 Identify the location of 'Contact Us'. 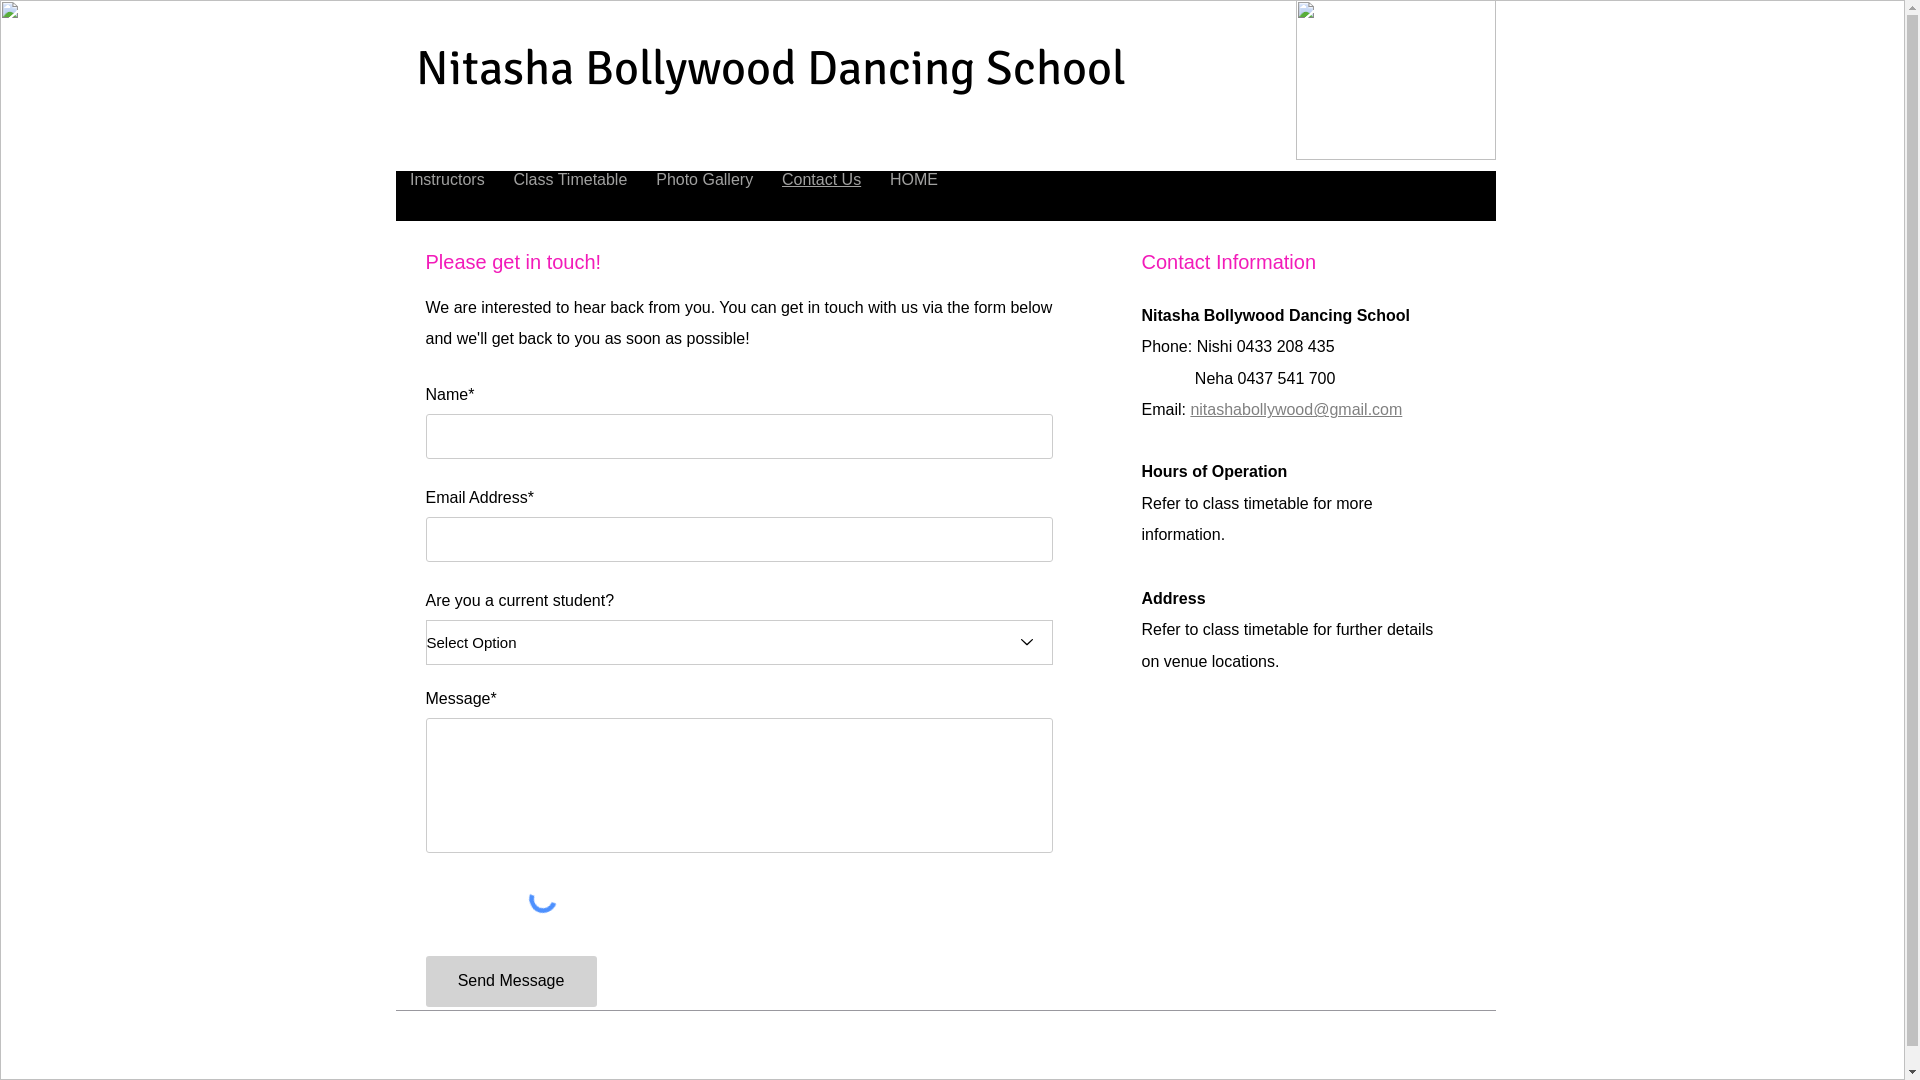
(821, 180).